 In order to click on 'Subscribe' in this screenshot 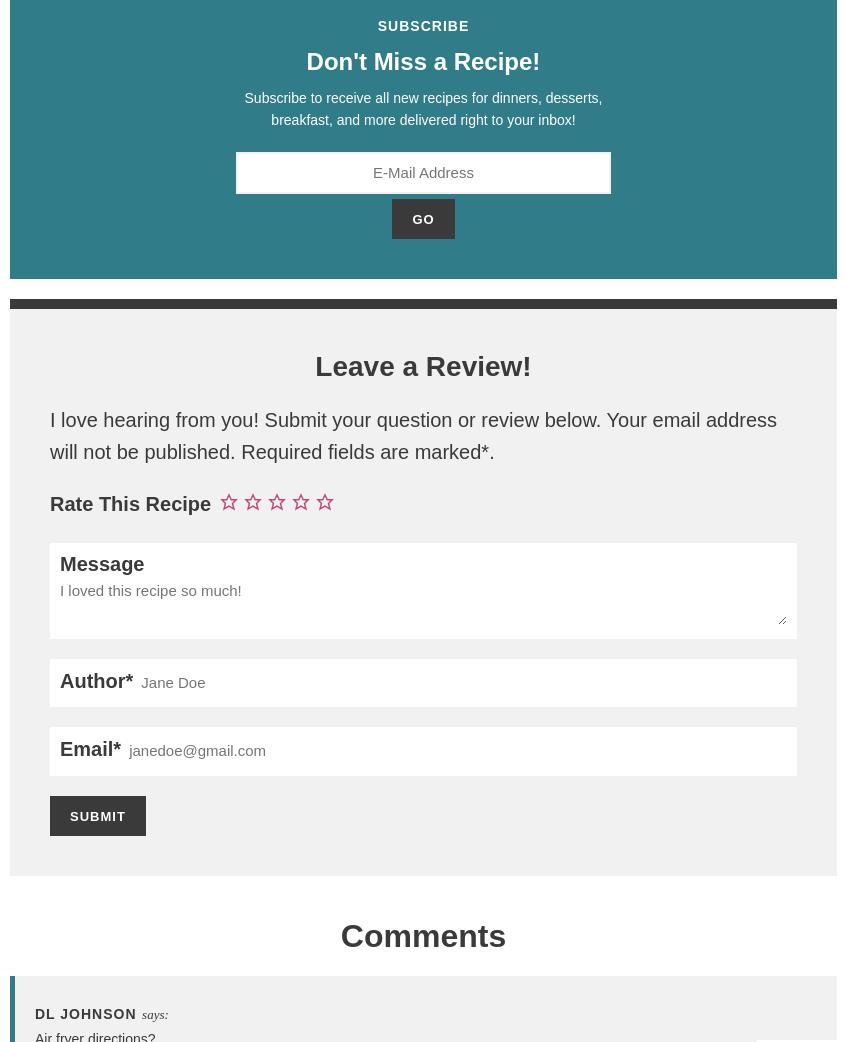, I will do `click(376, 25)`.